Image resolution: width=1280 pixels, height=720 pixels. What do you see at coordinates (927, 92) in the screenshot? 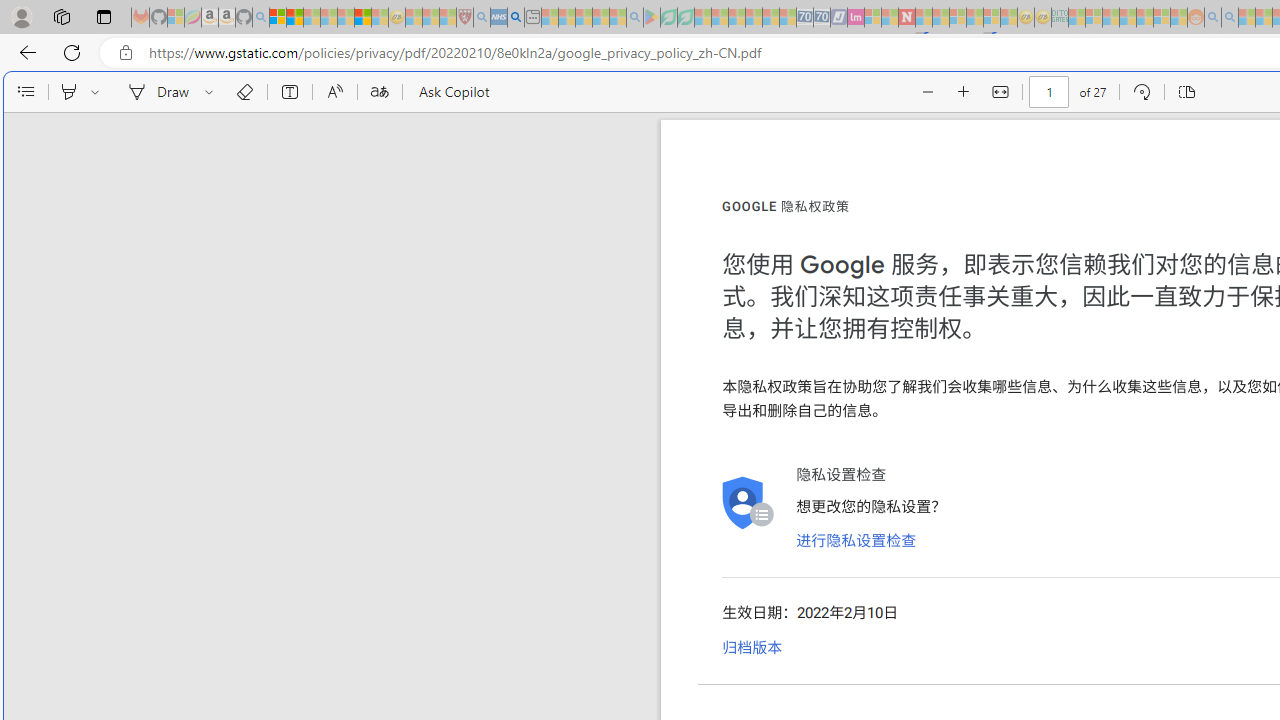
I see `'Zoom out (Ctrl+Minus key)'` at bounding box center [927, 92].